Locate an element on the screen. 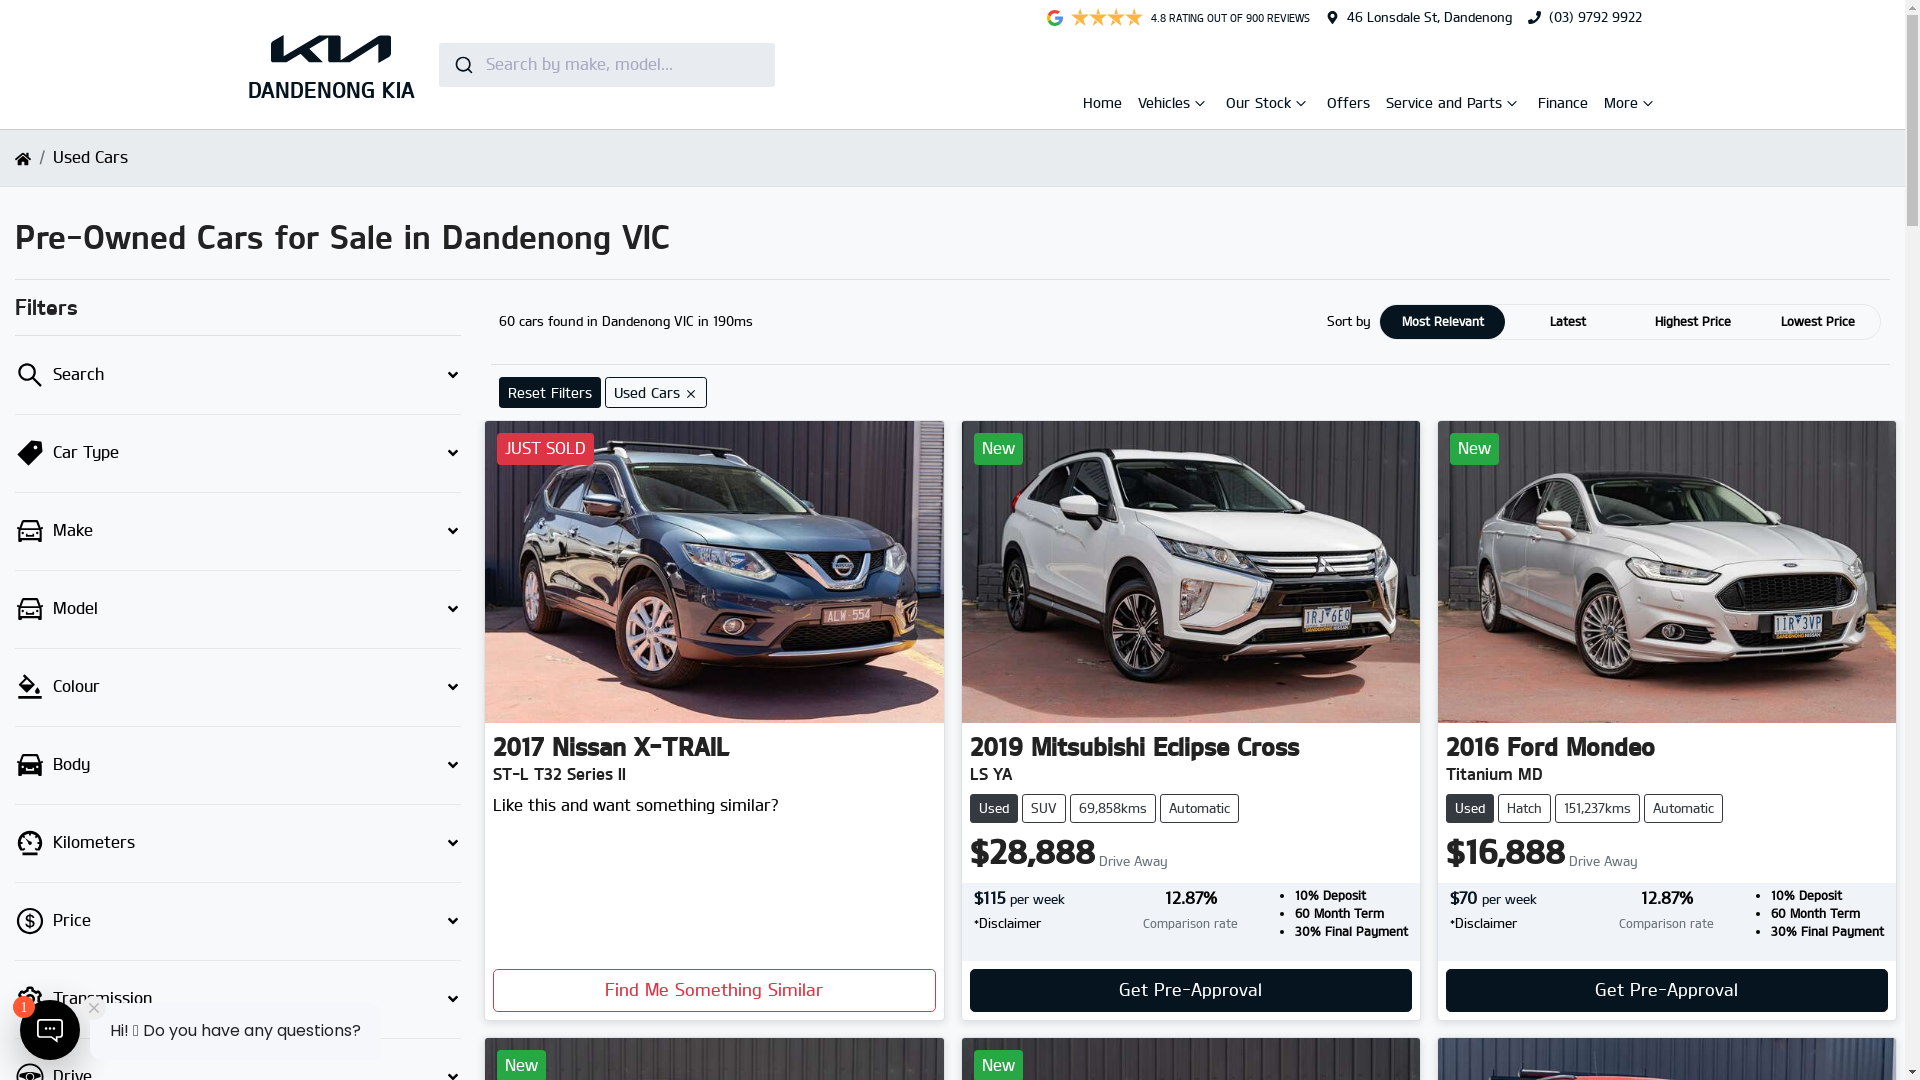 The image size is (1920, 1080). 'Home' is located at coordinates (1100, 102).